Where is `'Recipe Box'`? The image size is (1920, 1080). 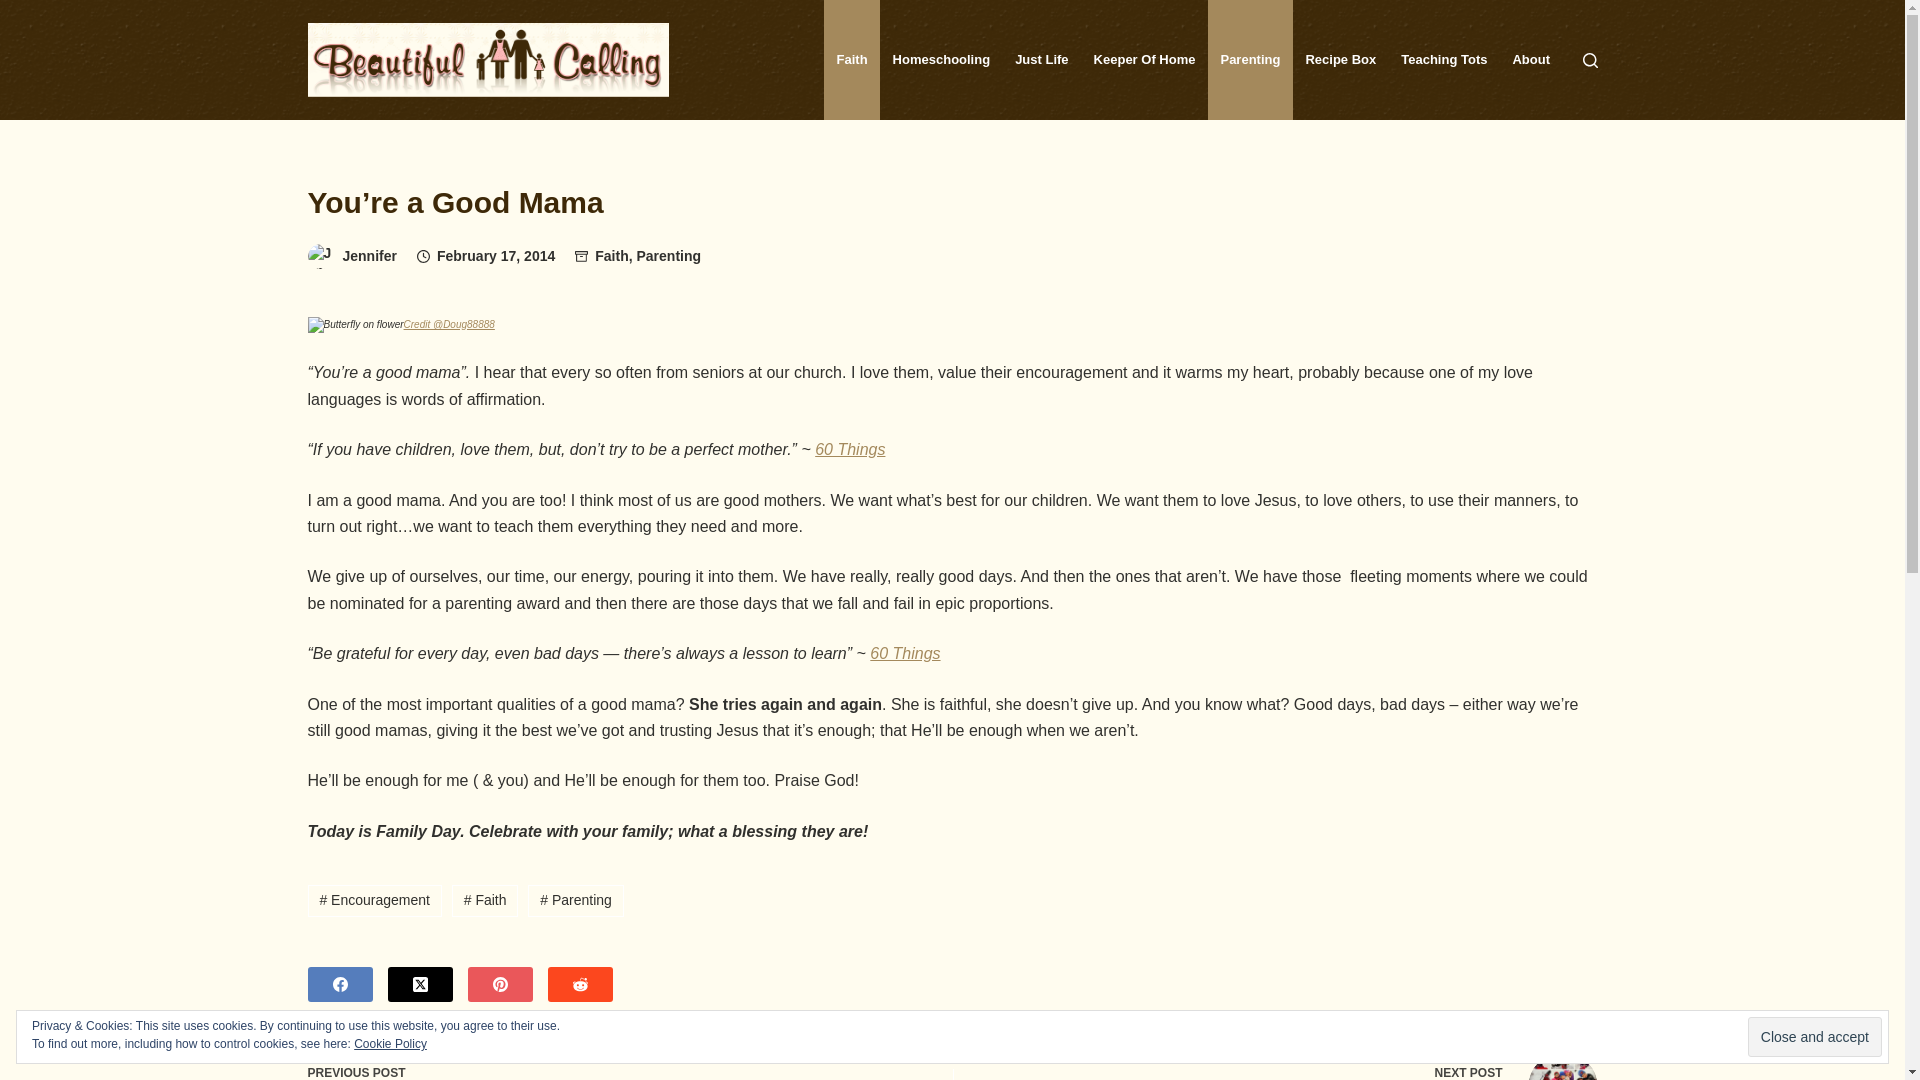
'Recipe Box' is located at coordinates (1340, 59).